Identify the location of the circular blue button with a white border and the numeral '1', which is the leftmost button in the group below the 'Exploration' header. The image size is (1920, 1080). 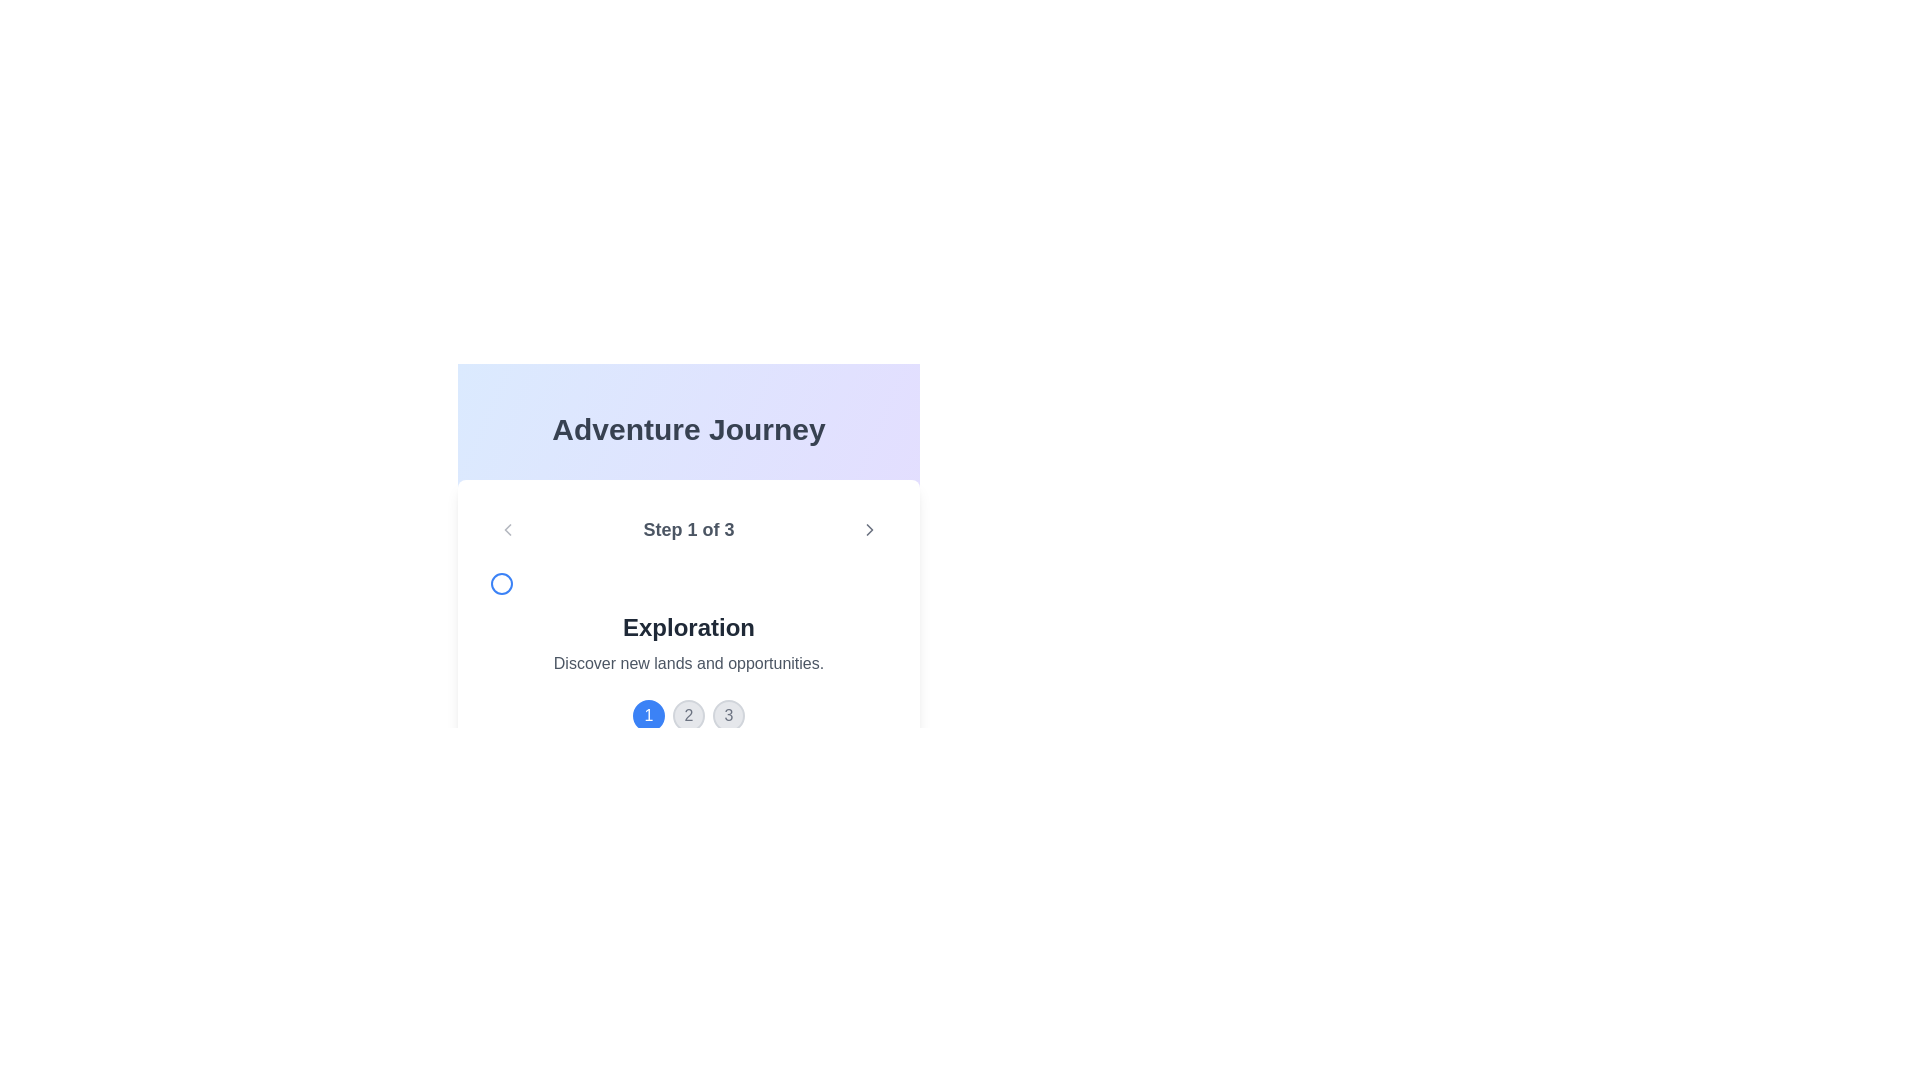
(648, 715).